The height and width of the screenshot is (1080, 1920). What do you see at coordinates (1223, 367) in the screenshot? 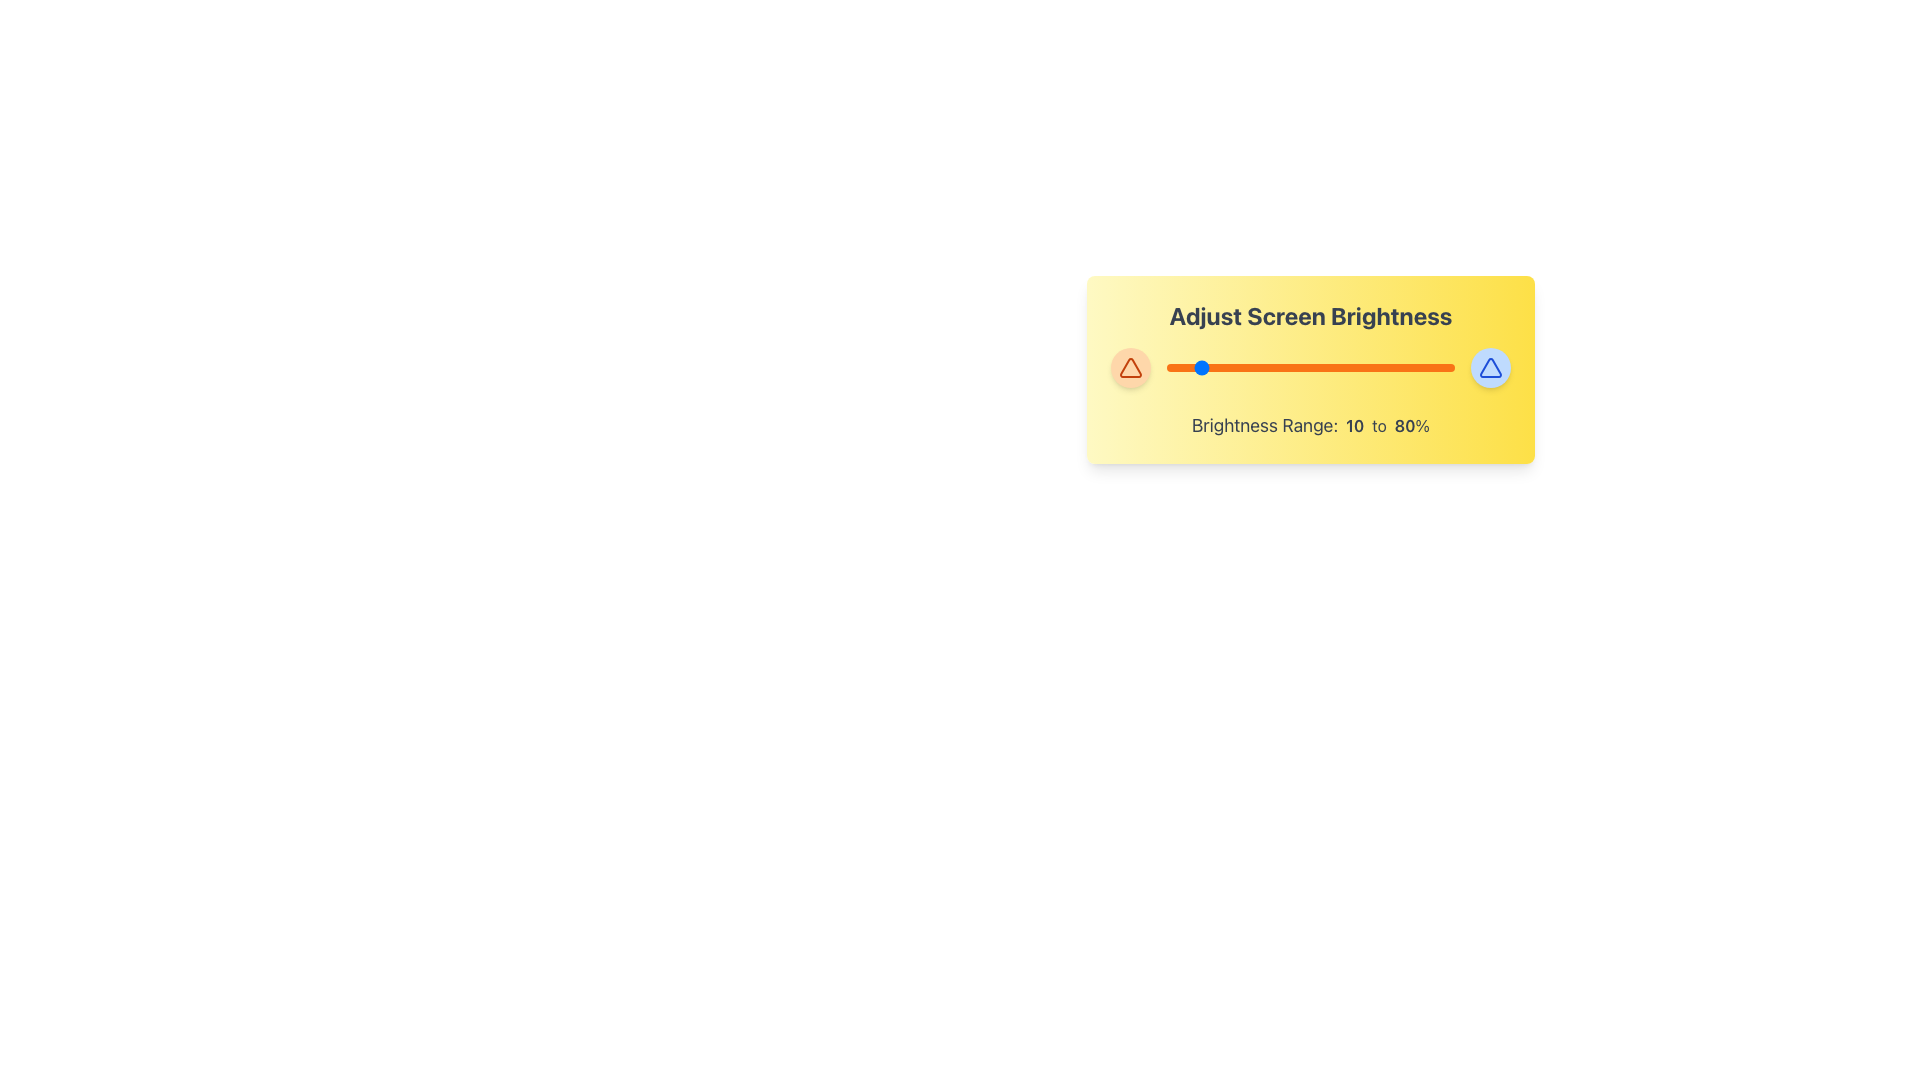
I see `brightness` at bounding box center [1223, 367].